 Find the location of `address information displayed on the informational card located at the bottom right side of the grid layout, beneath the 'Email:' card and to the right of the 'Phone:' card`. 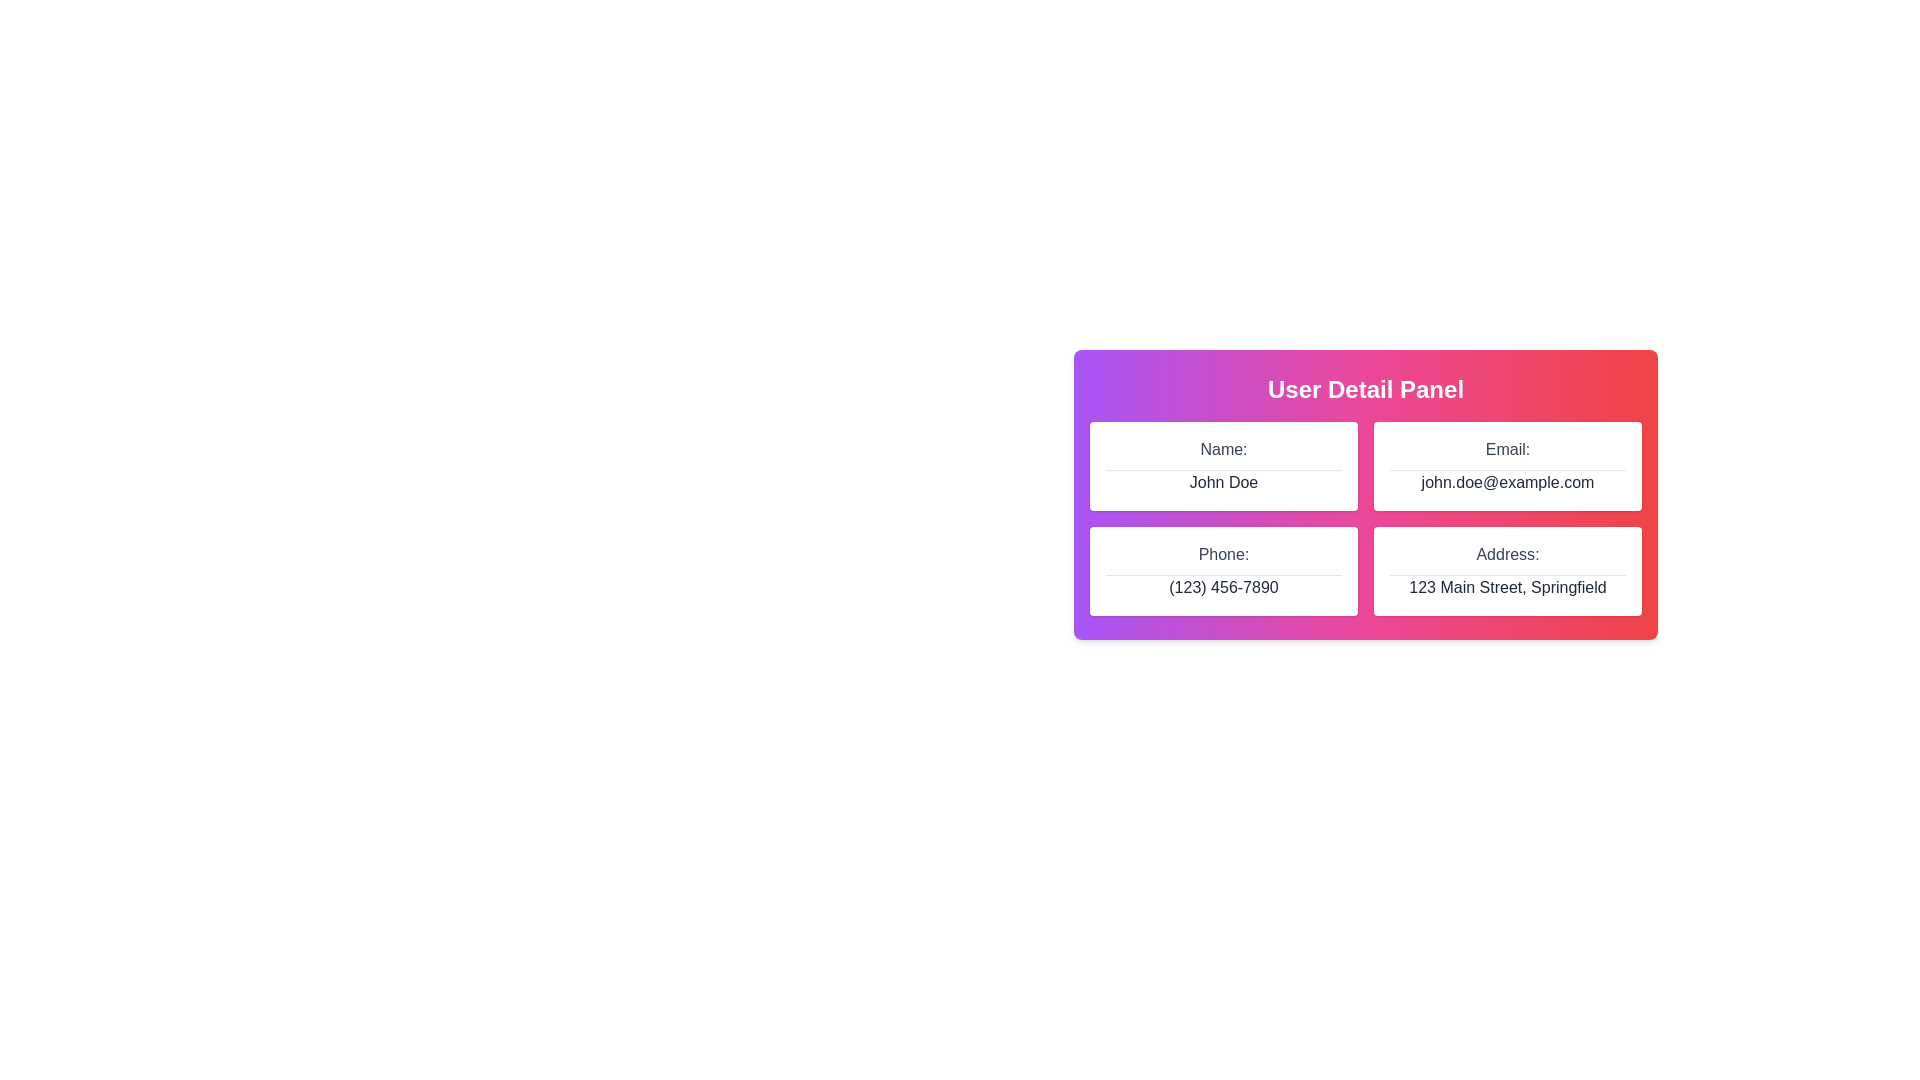

address information displayed on the informational card located at the bottom right side of the grid layout, beneath the 'Email:' card and to the right of the 'Phone:' card is located at coordinates (1507, 570).